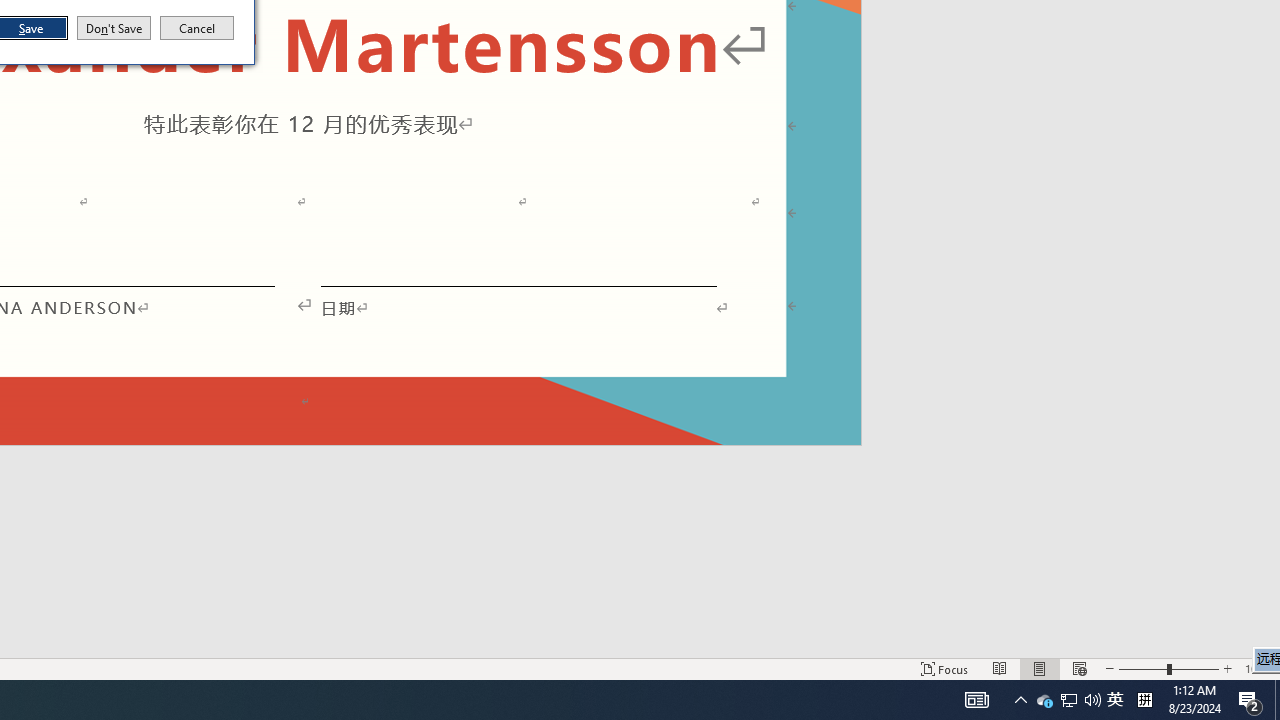 This screenshot has height=720, width=1280. Describe the element at coordinates (1276, 698) in the screenshot. I see `'Show desktop'` at that location.